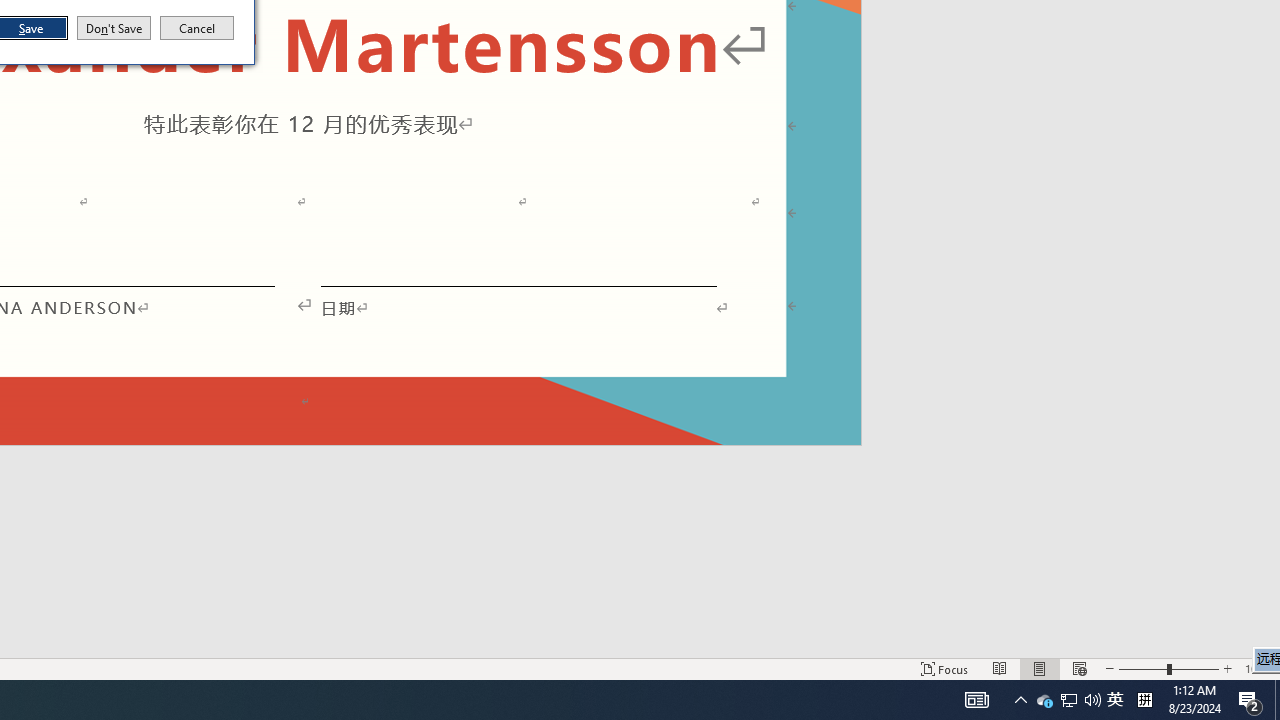 This screenshot has height=720, width=1280. Describe the element at coordinates (1276, 698) in the screenshot. I see `'Show desktop'` at that location.